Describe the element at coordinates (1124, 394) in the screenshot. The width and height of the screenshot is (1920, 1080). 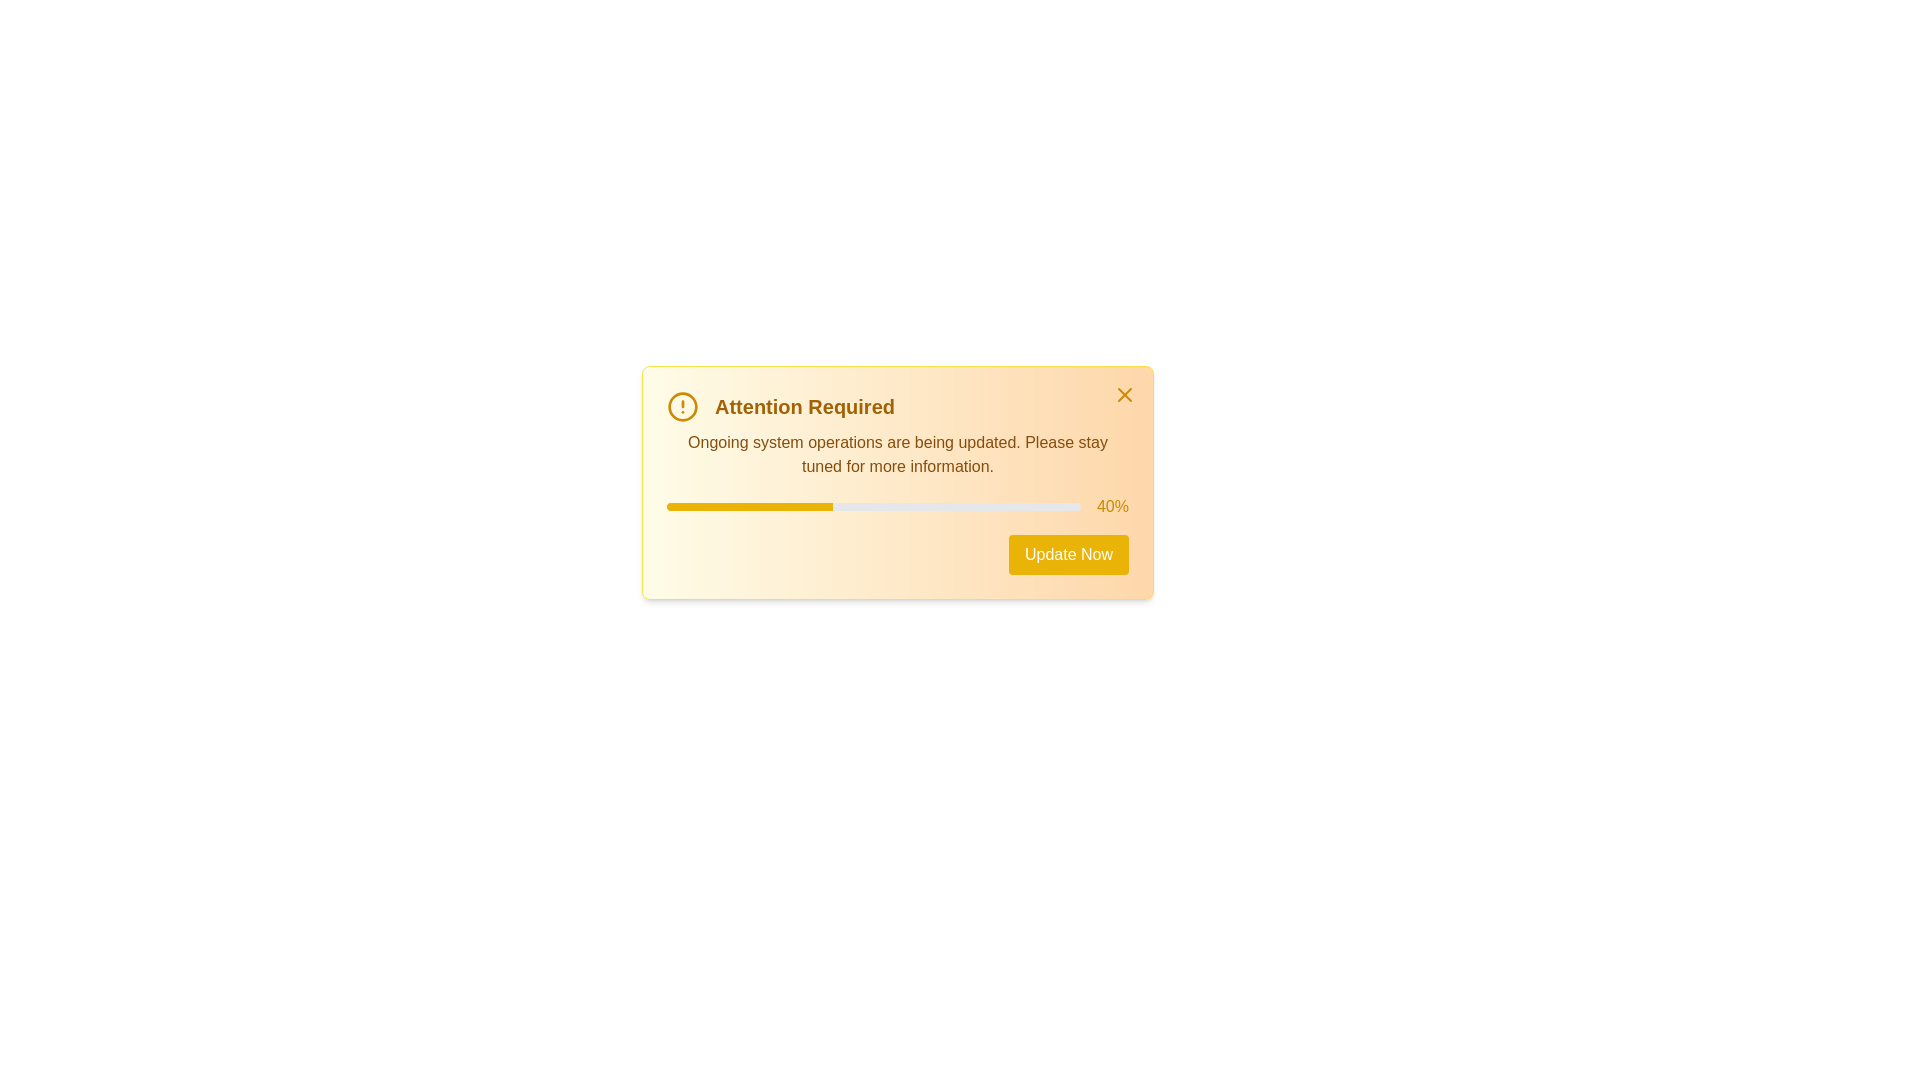
I see `the close button in the top-right corner of the alert` at that location.